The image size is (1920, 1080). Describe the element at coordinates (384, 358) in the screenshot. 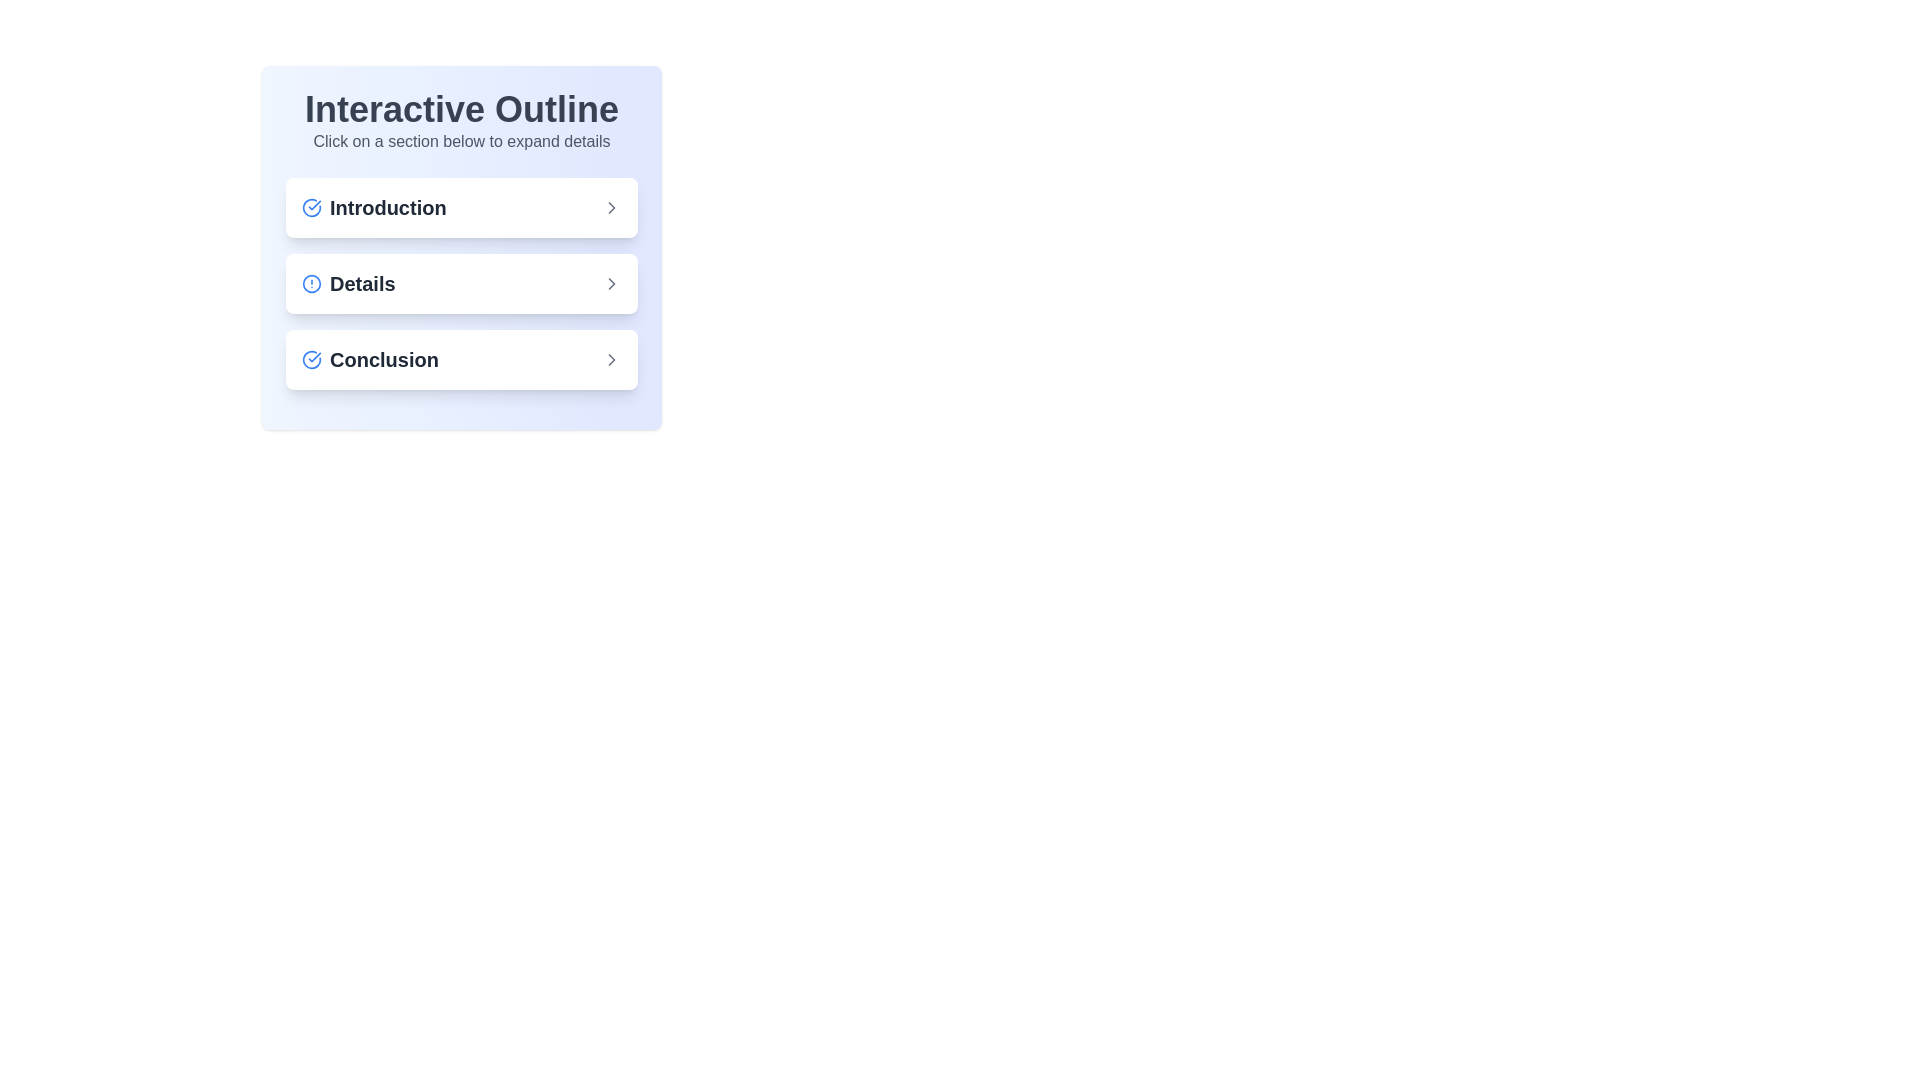

I see `the Text label that indicates the user's focus in the interactive outline, located to the right of a blue checkmark icon within the third section, below 'Details'` at that location.